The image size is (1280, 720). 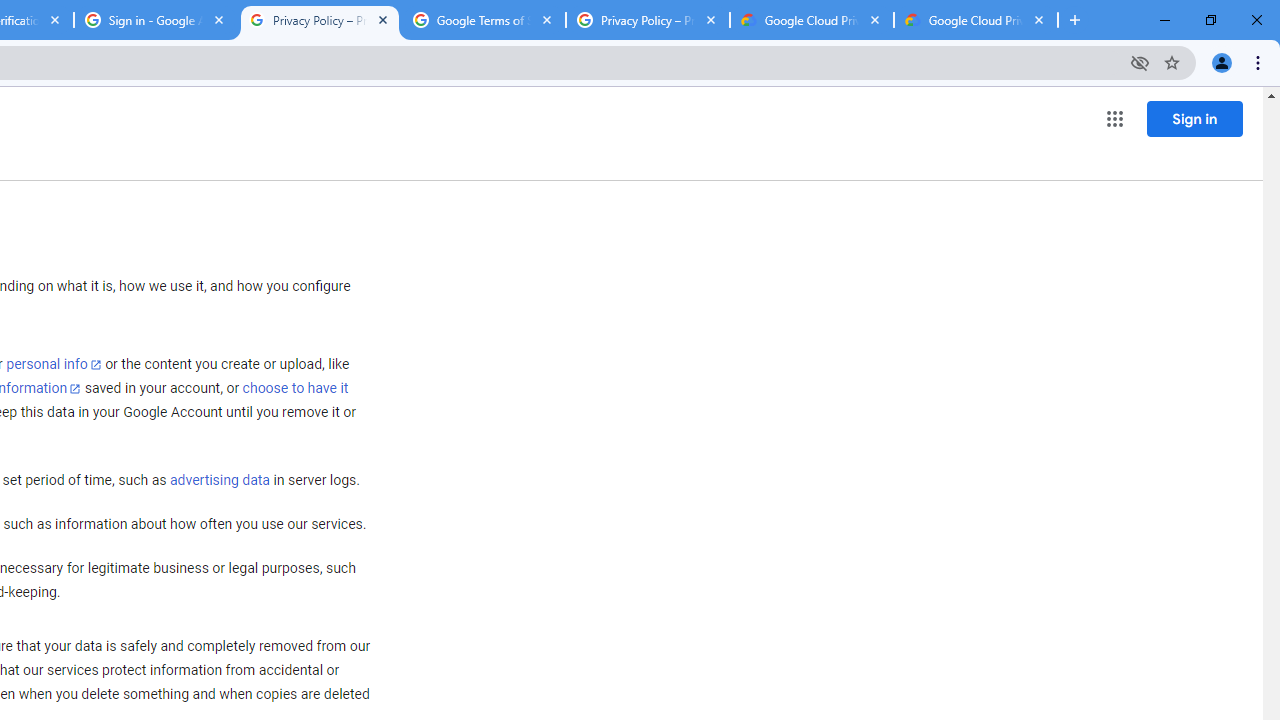 What do you see at coordinates (54, 364) in the screenshot?
I see `'personal info'` at bounding box center [54, 364].